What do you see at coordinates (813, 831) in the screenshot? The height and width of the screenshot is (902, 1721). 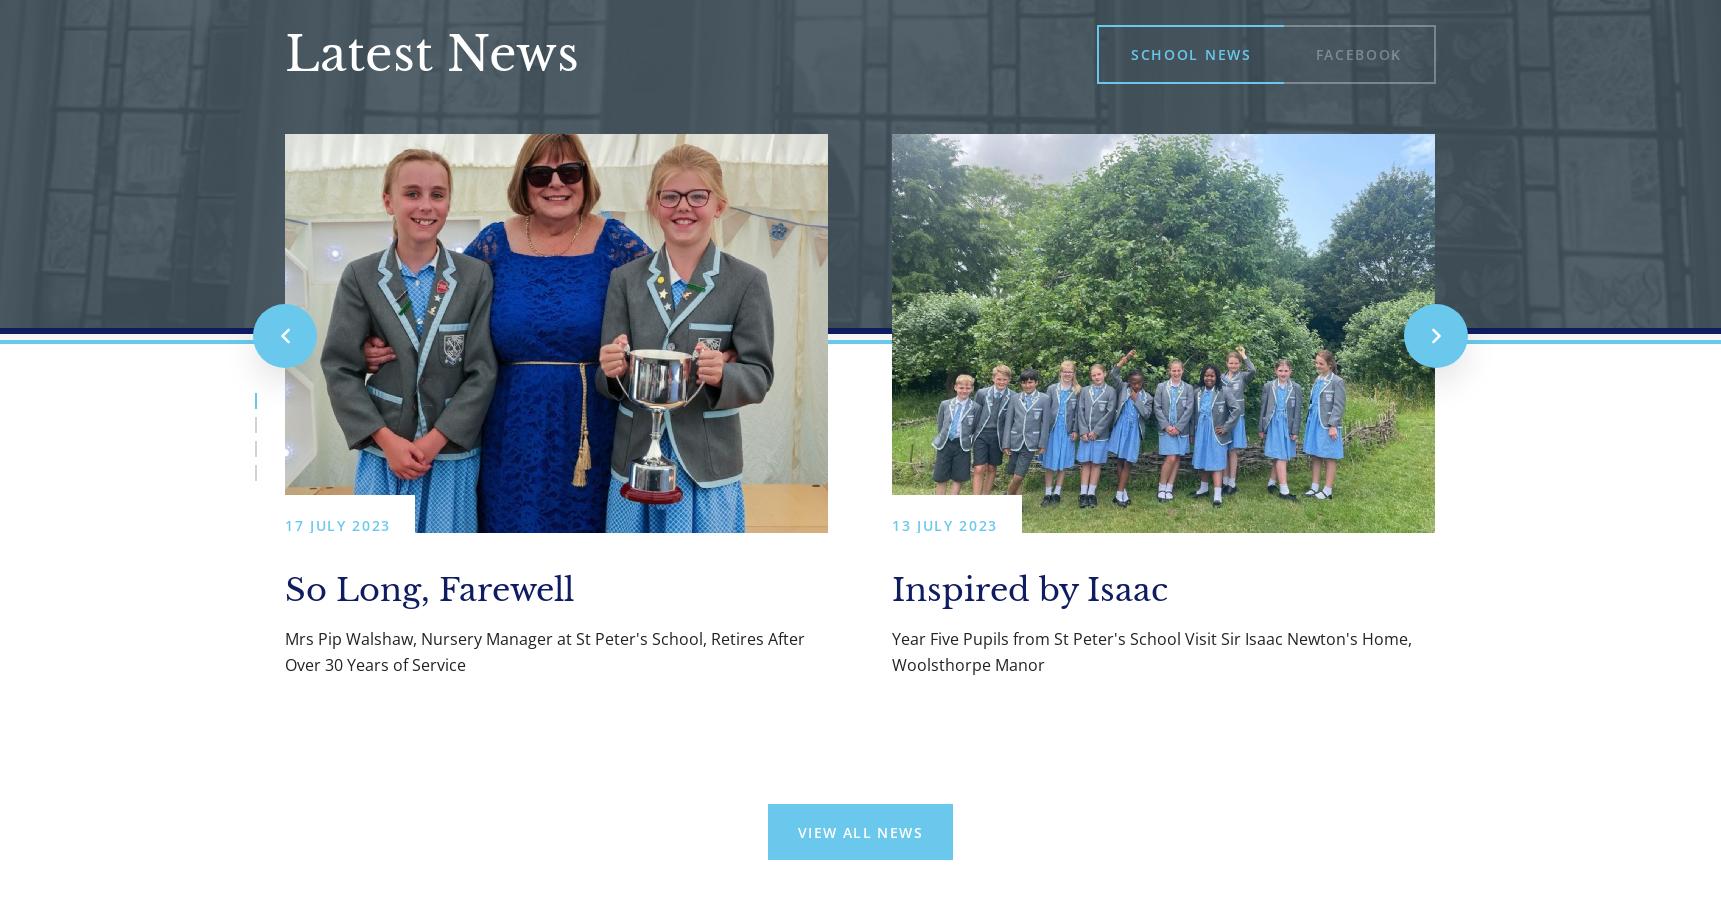 I see `'Follow Us'` at bounding box center [813, 831].